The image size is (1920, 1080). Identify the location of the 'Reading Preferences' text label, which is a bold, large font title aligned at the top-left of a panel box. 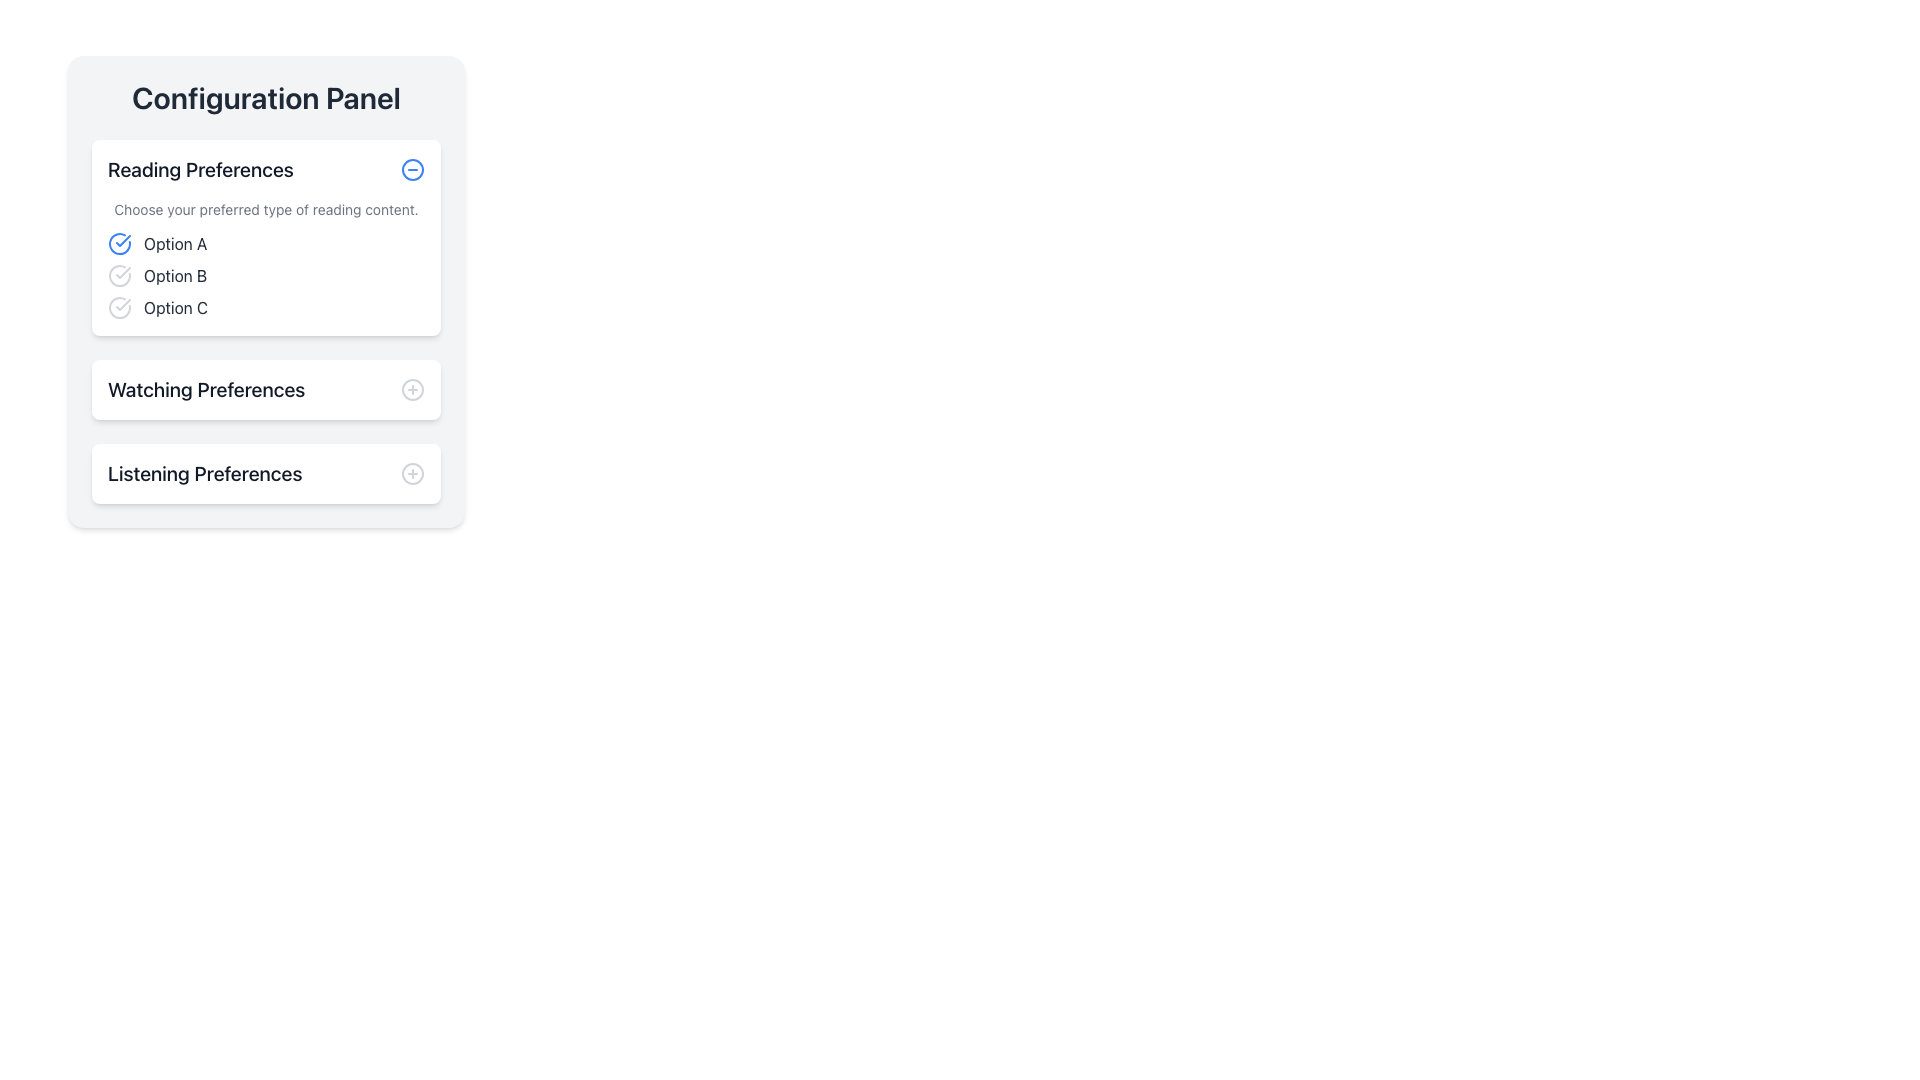
(201, 168).